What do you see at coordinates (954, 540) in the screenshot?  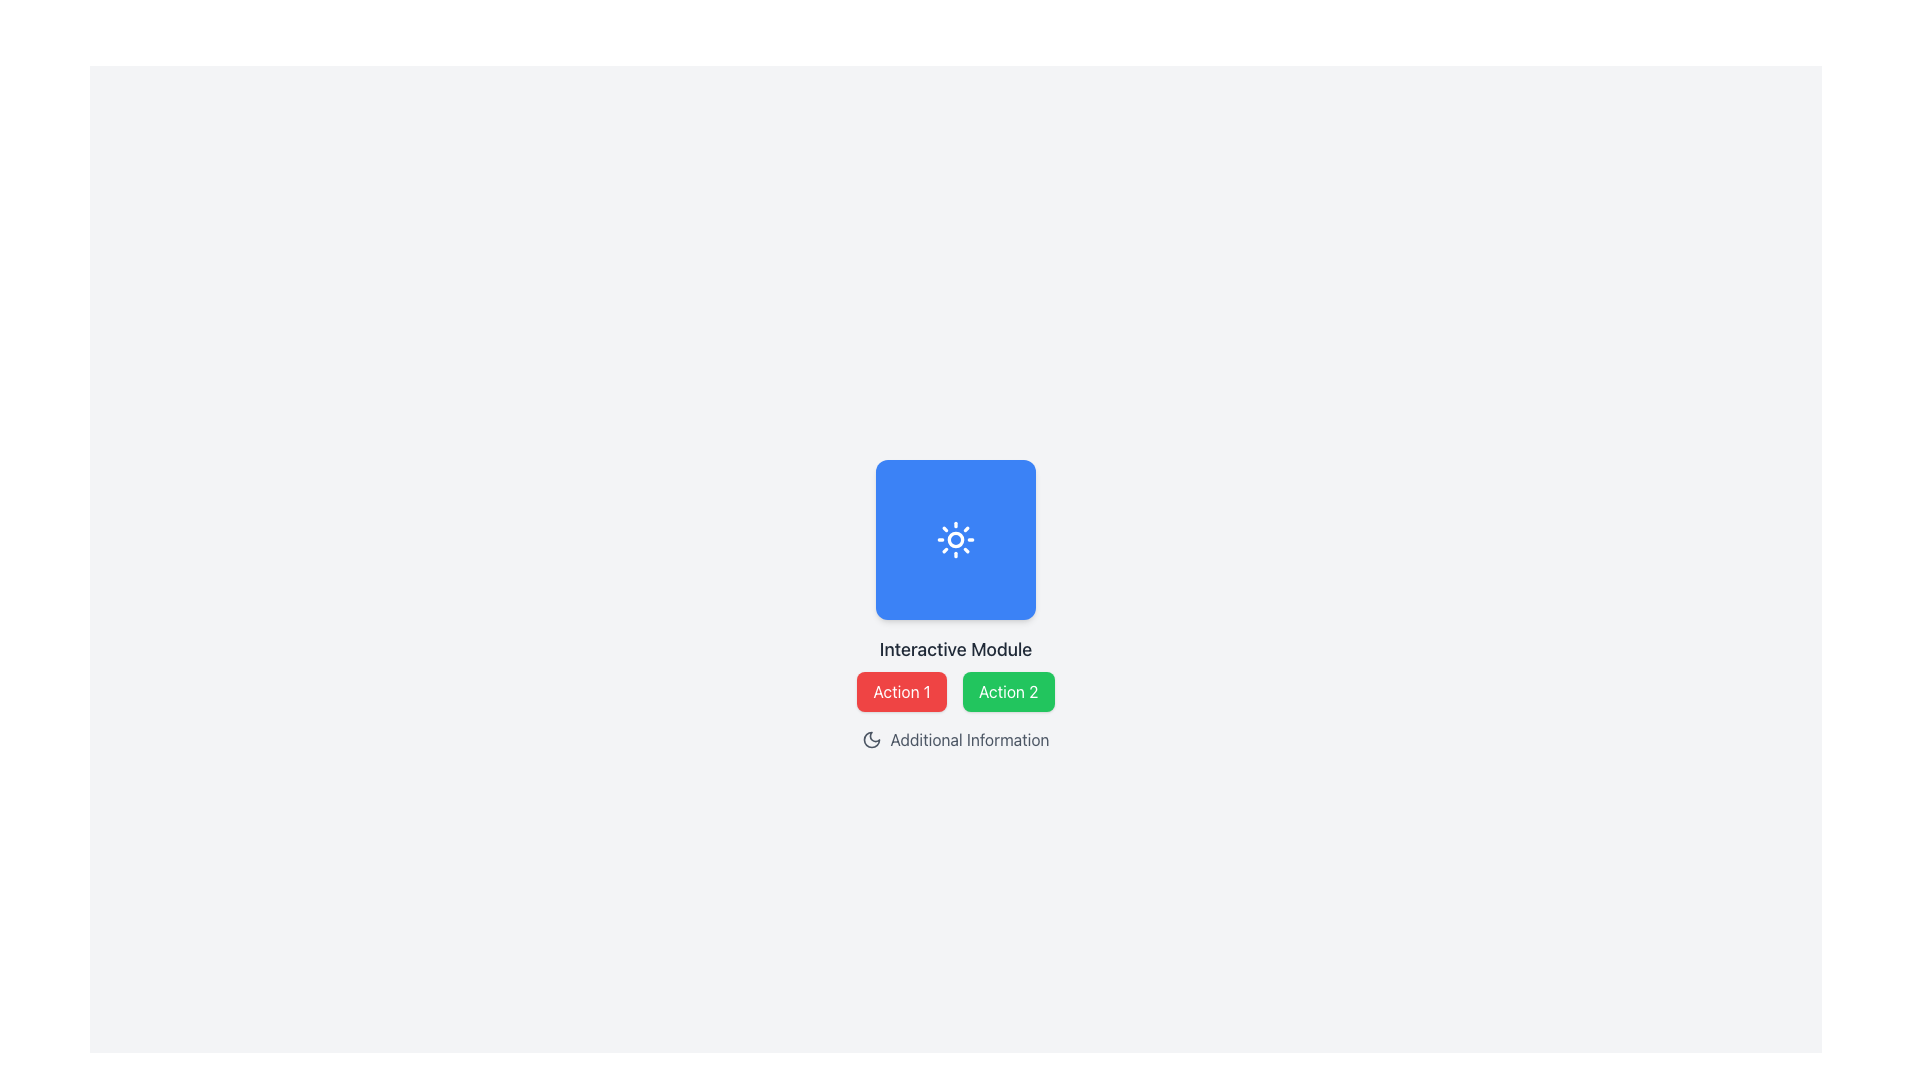 I see `the central interactive button positioned above the text 'Interactive Module' and aligned with the buttons 'Action 1' and 'Action 2'` at bounding box center [954, 540].